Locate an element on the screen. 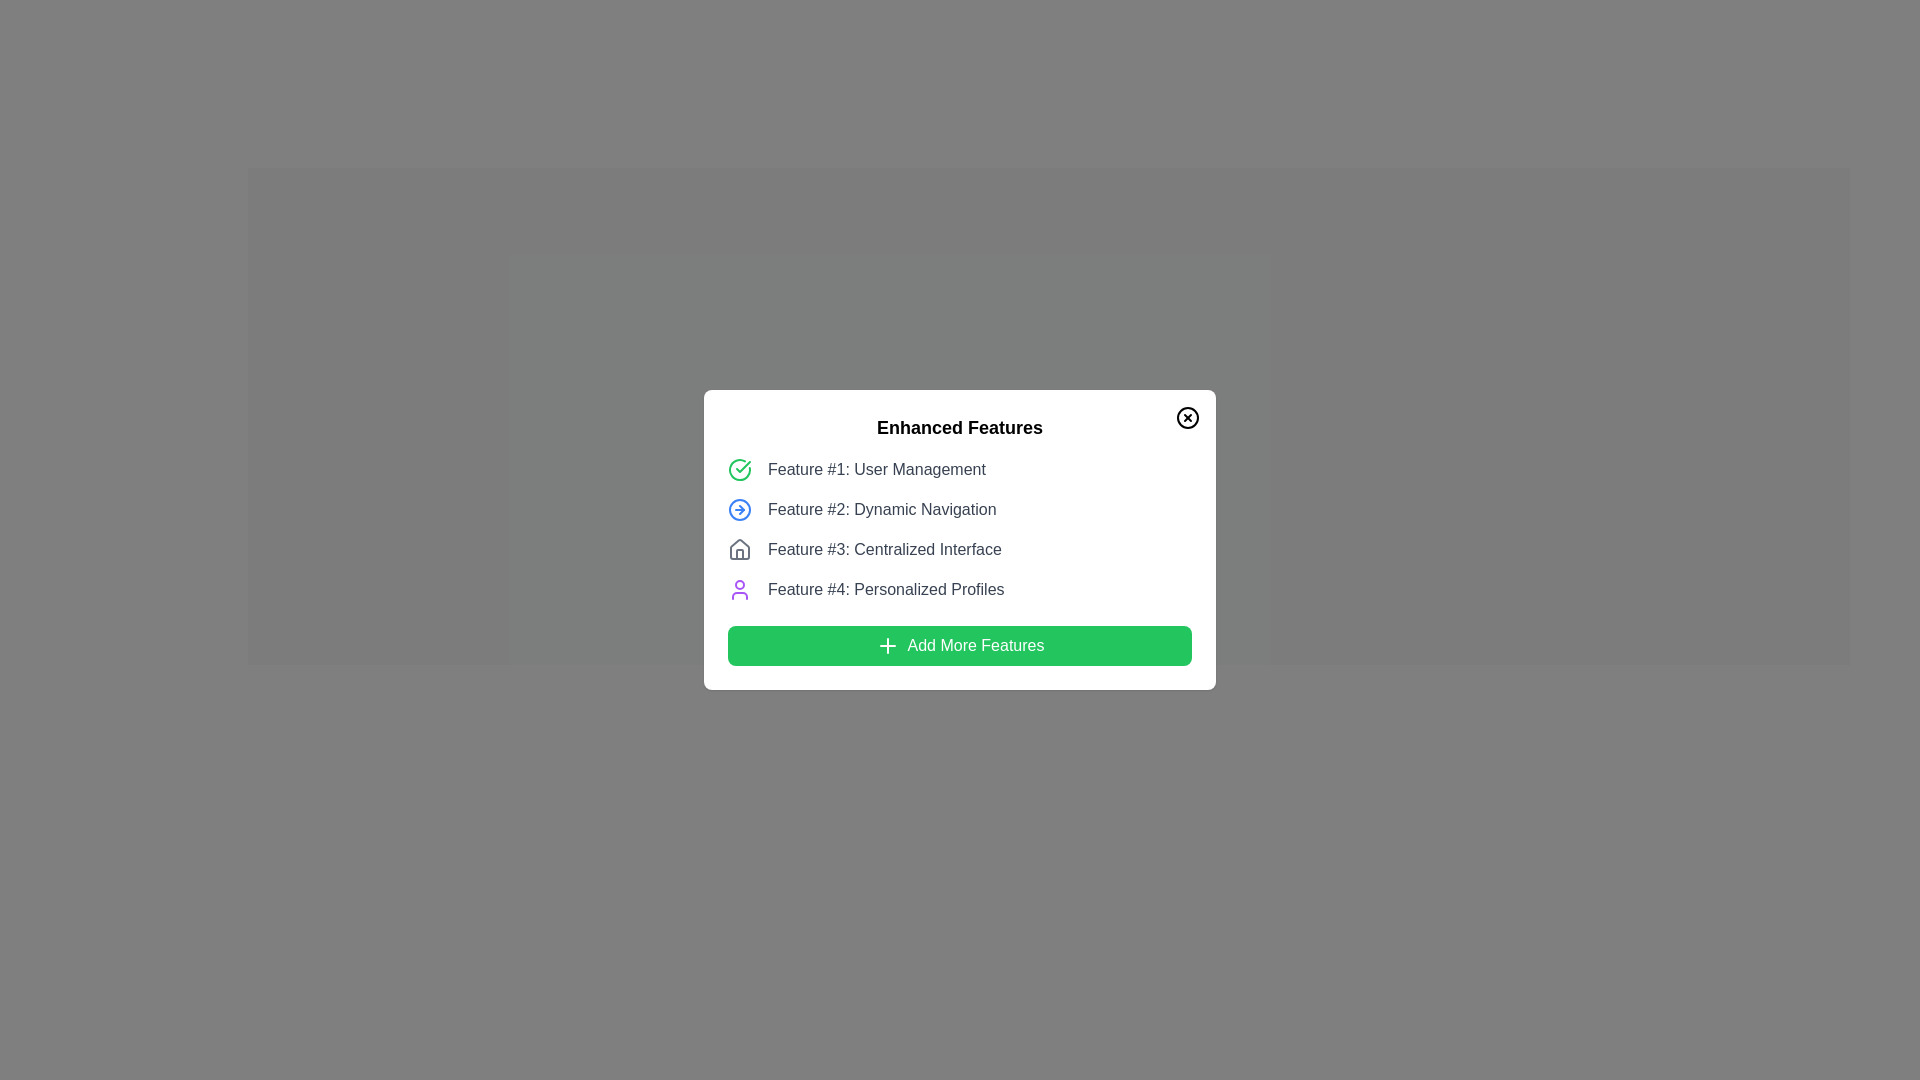 The height and width of the screenshot is (1080, 1920). the hollow circle with a dark outline that forms the outer border of the close icon is located at coordinates (1188, 416).